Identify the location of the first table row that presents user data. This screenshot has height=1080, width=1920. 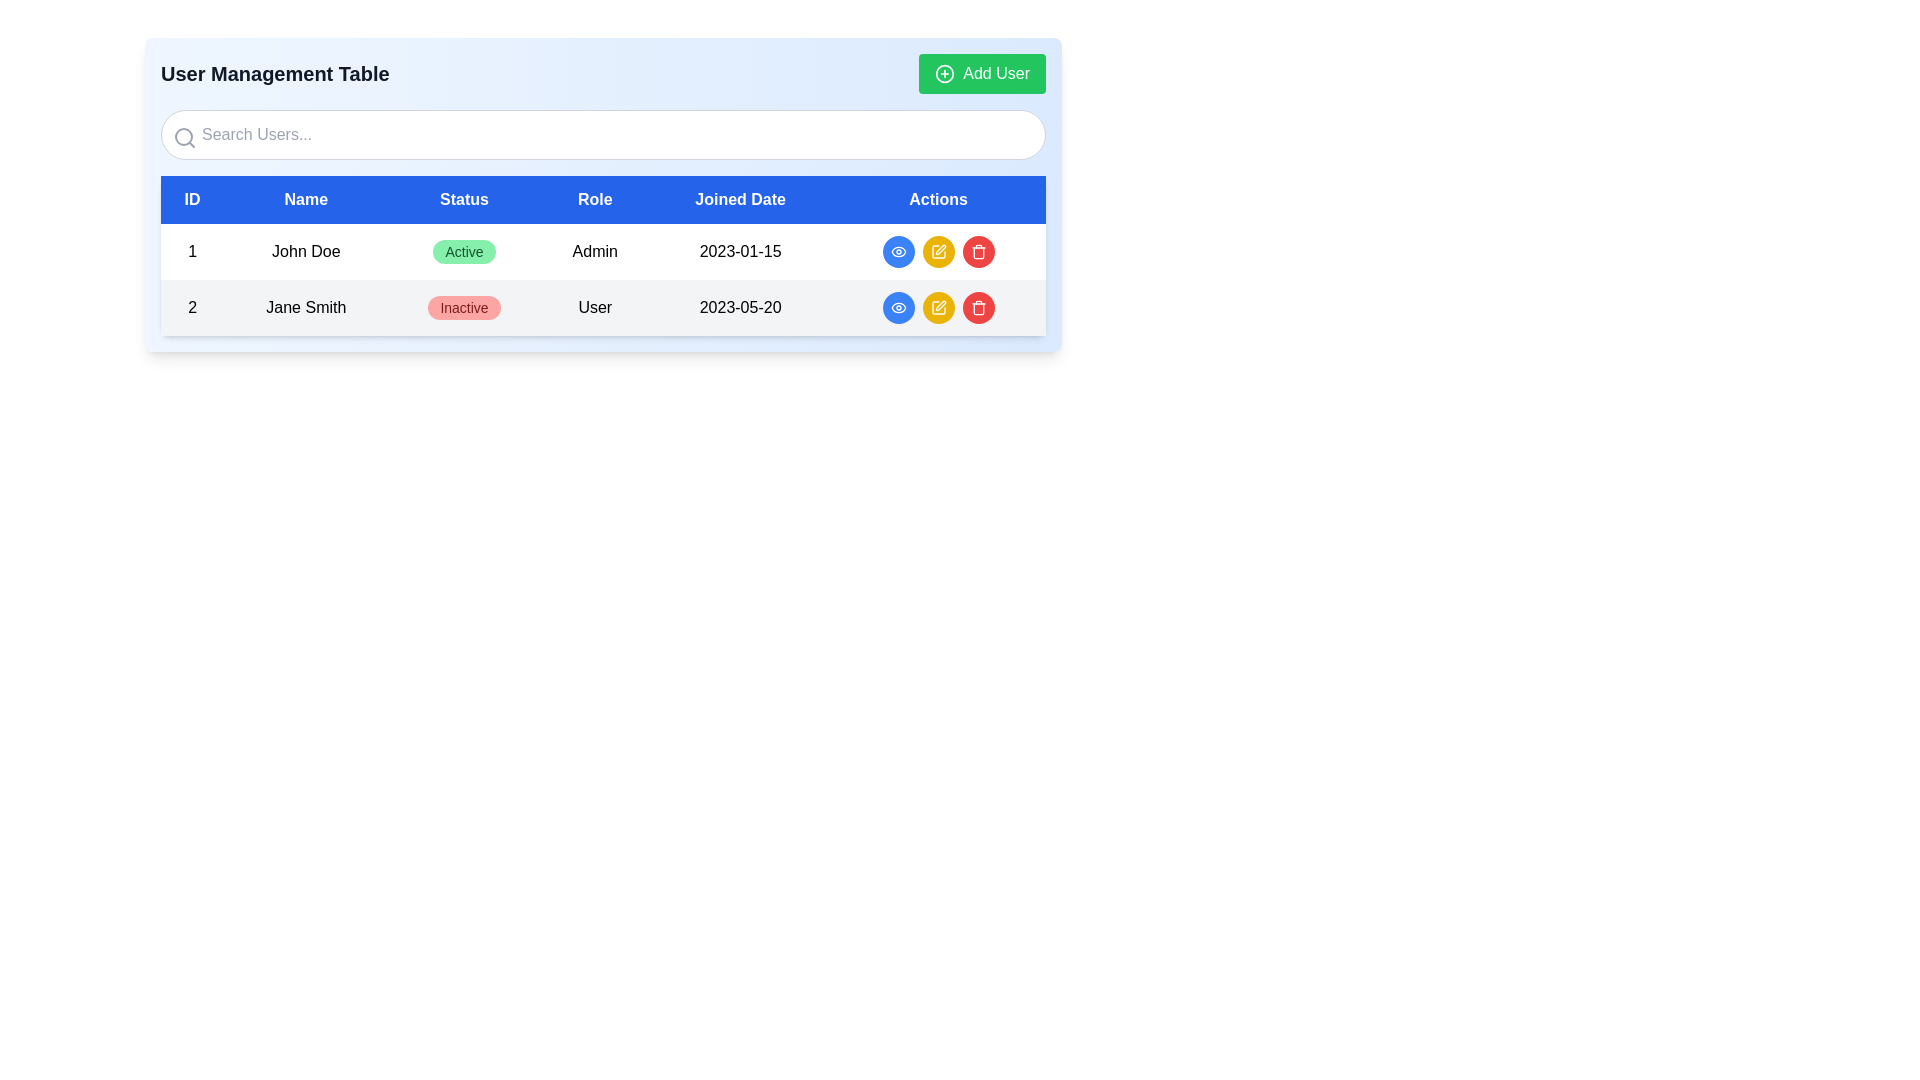
(602, 250).